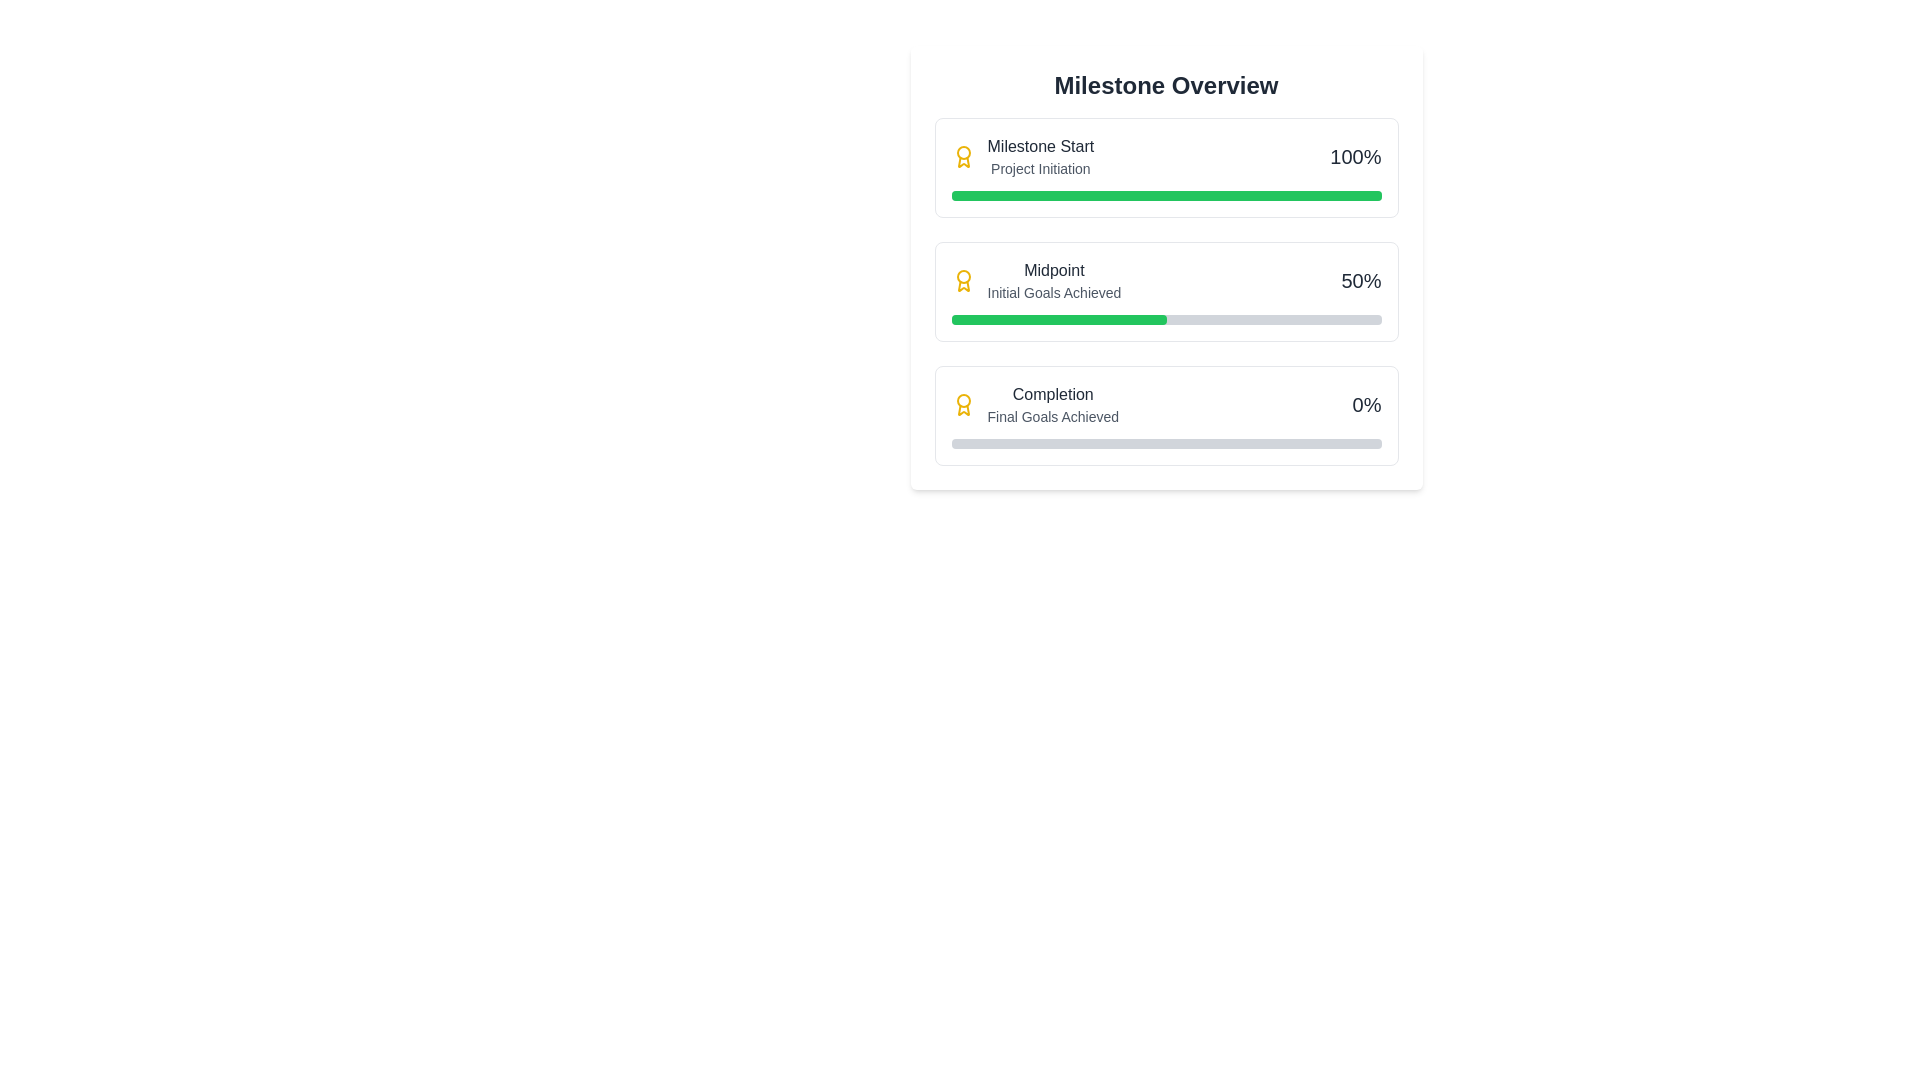 The image size is (1920, 1080). What do you see at coordinates (1040, 156) in the screenshot?
I see `displayed text of the milestone indicator labeled 'Milestone Start' and 'Project Initiation', which is visually identified by its bold and lighter gray font and positioned to the right of a yellow-colored award icon` at bounding box center [1040, 156].